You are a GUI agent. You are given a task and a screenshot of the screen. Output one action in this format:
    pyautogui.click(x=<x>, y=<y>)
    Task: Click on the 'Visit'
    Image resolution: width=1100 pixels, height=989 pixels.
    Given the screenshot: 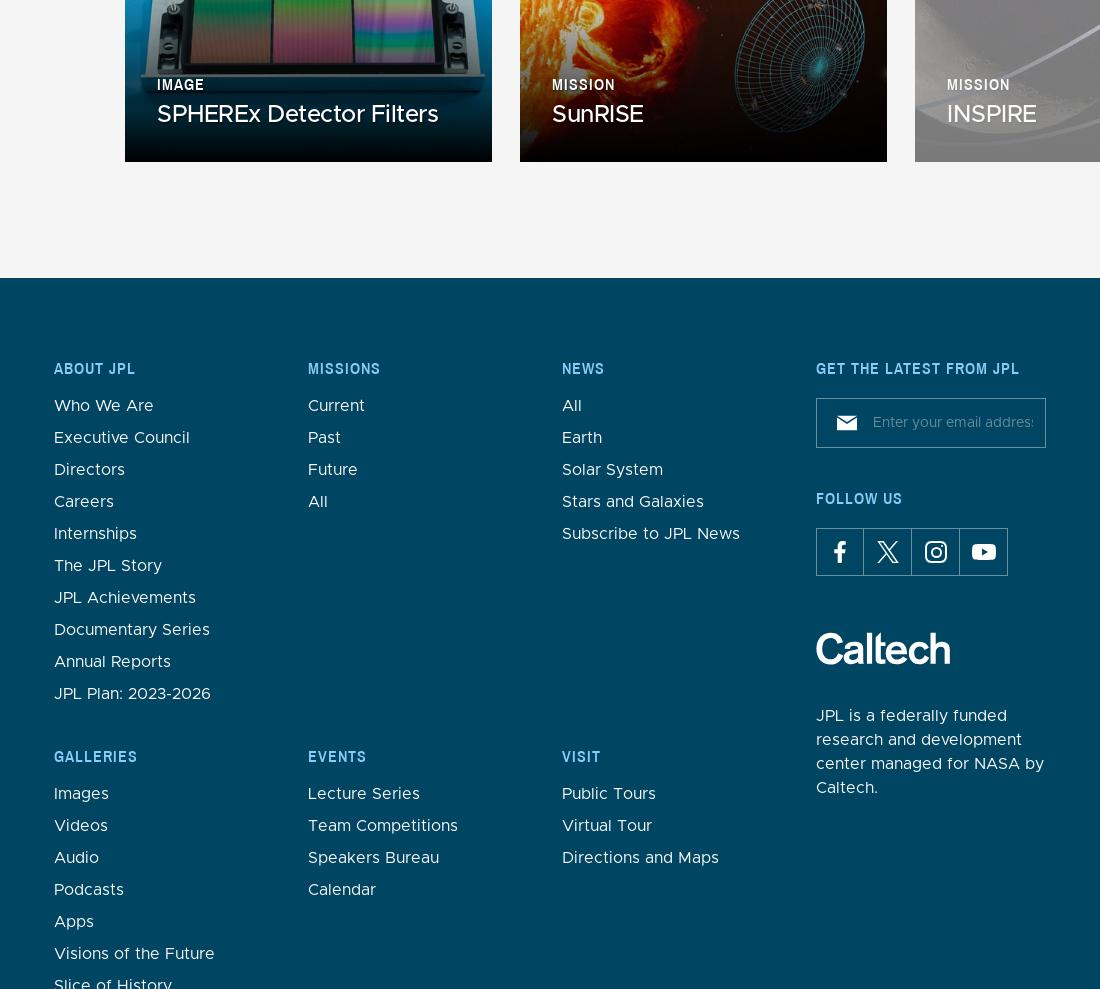 What is the action you would take?
    pyautogui.click(x=580, y=755)
    